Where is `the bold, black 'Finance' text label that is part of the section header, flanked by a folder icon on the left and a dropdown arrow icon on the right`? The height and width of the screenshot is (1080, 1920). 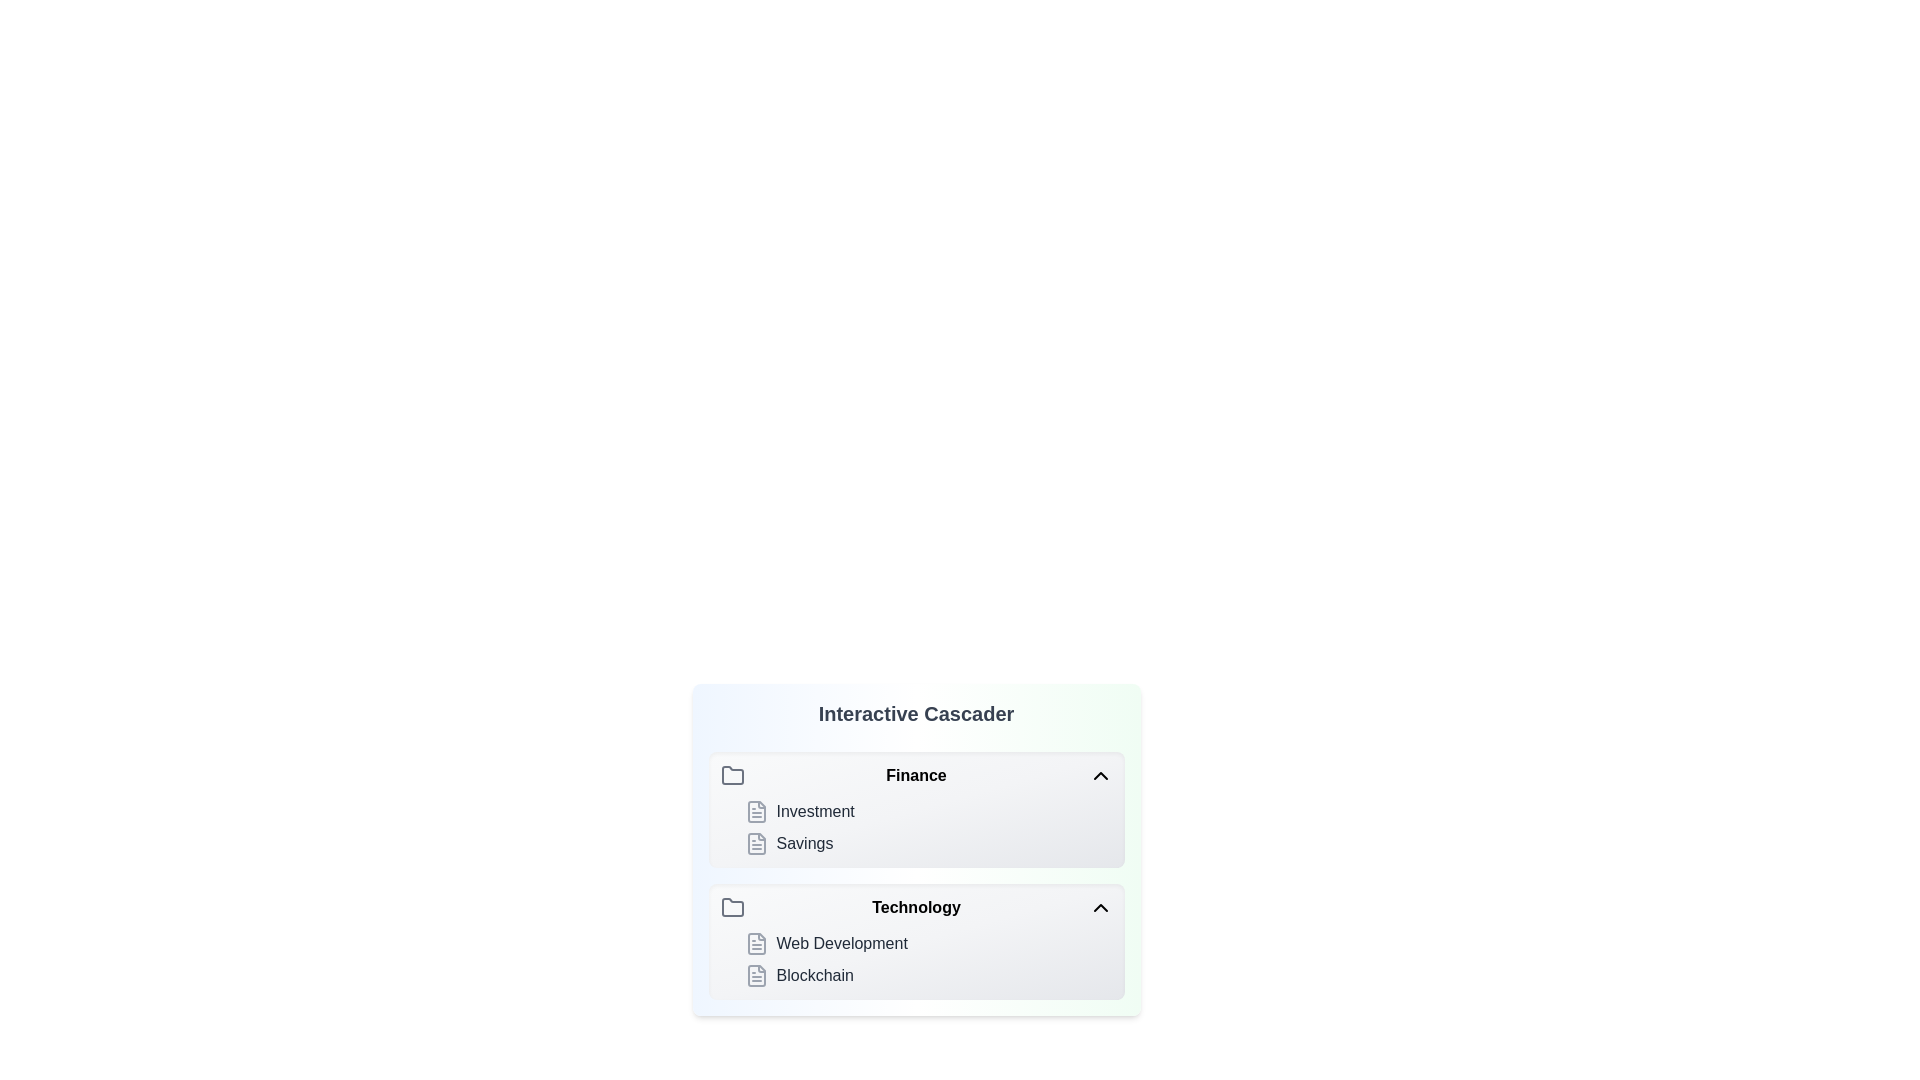 the bold, black 'Finance' text label that is part of the section header, flanked by a folder icon on the left and a dropdown arrow icon on the right is located at coordinates (915, 774).